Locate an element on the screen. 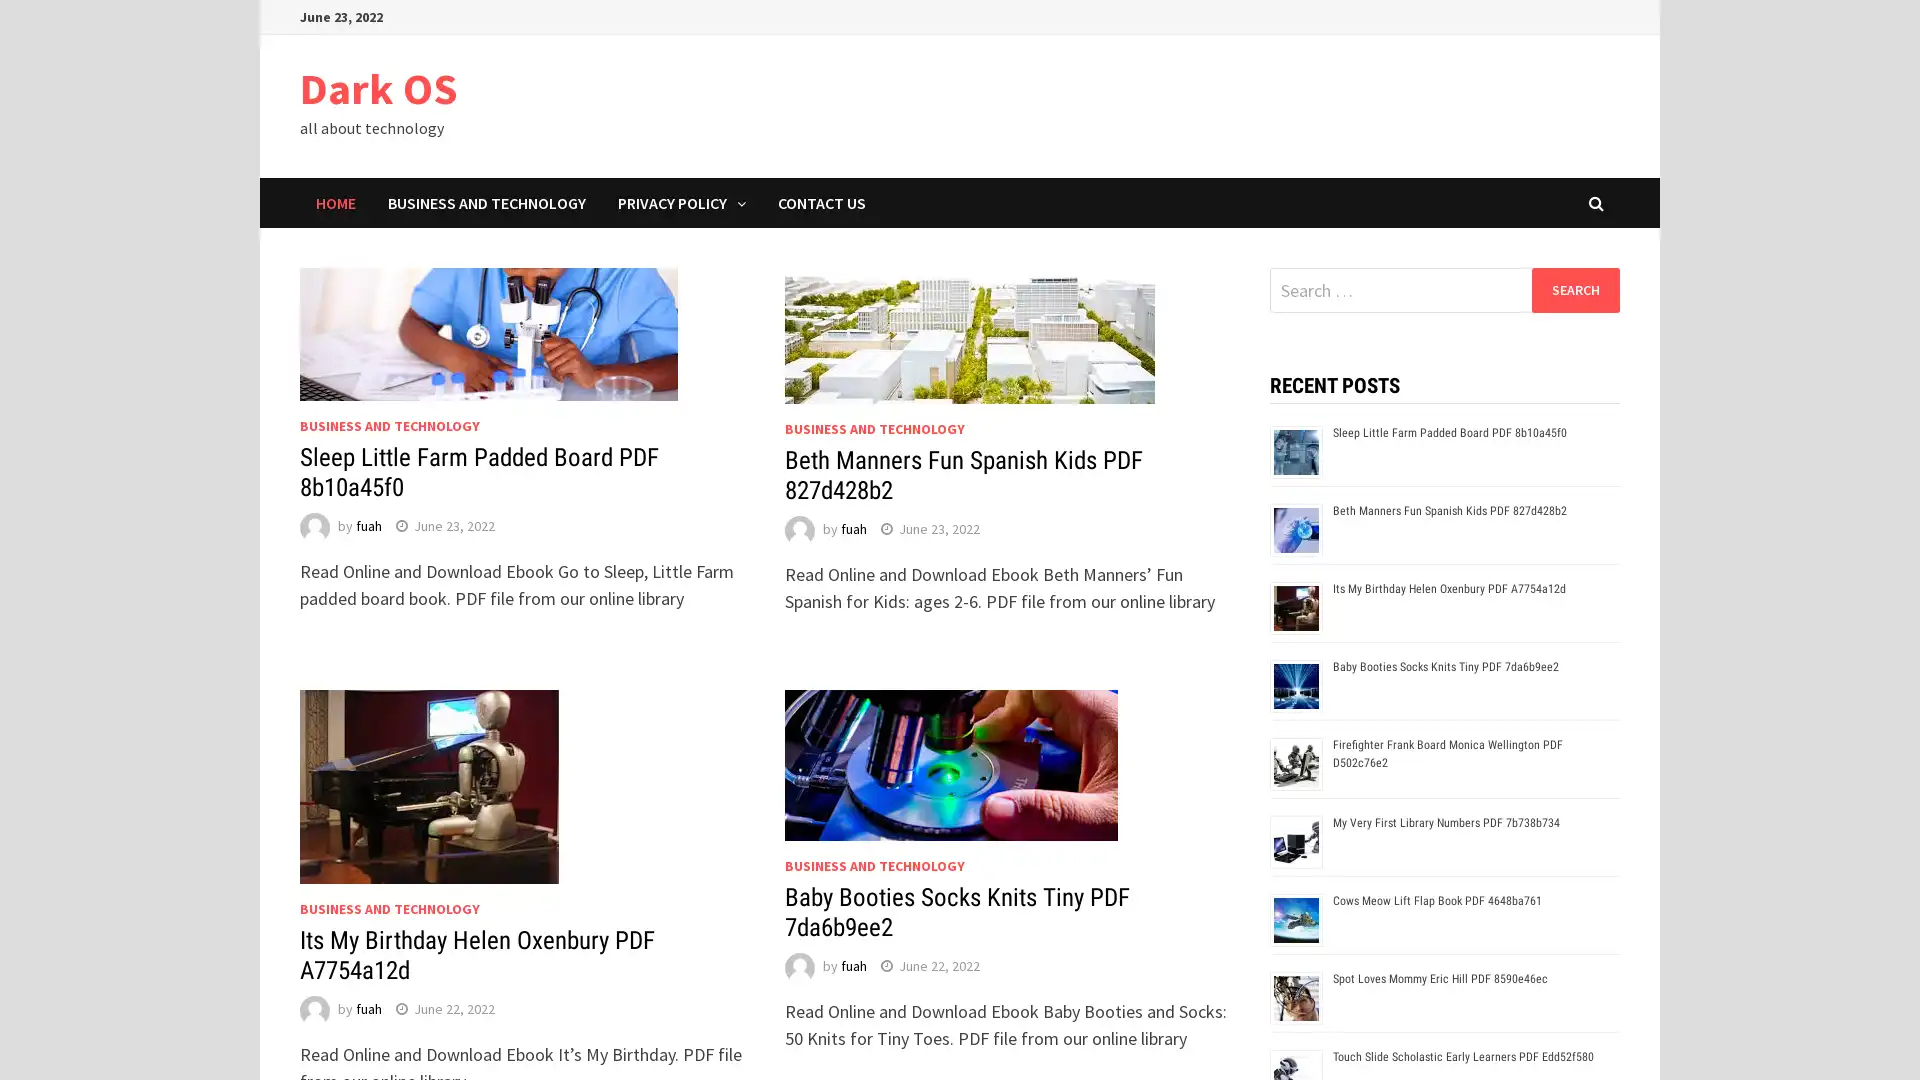  Search is located at coordinates (1574, 289).